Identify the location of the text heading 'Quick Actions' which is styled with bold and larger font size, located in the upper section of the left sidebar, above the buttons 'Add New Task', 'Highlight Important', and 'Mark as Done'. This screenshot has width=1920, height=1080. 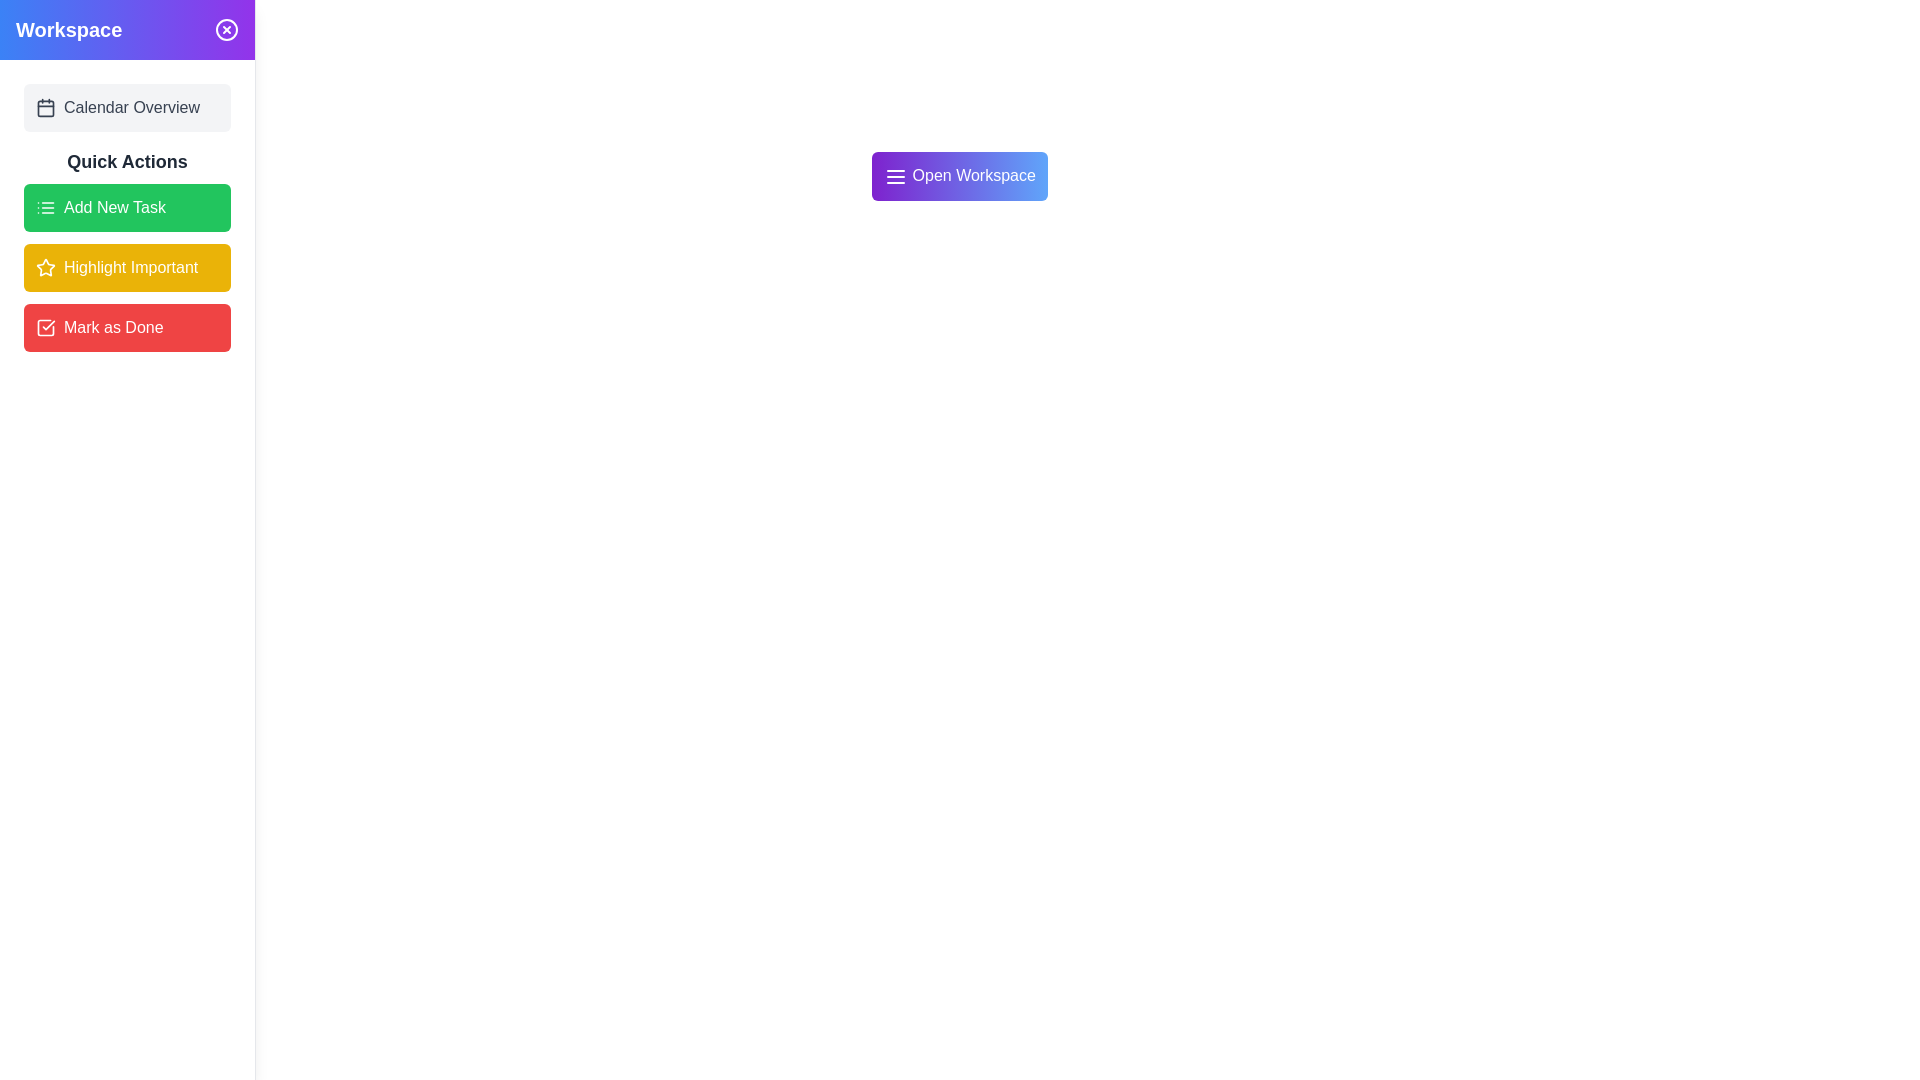
(126, 161).